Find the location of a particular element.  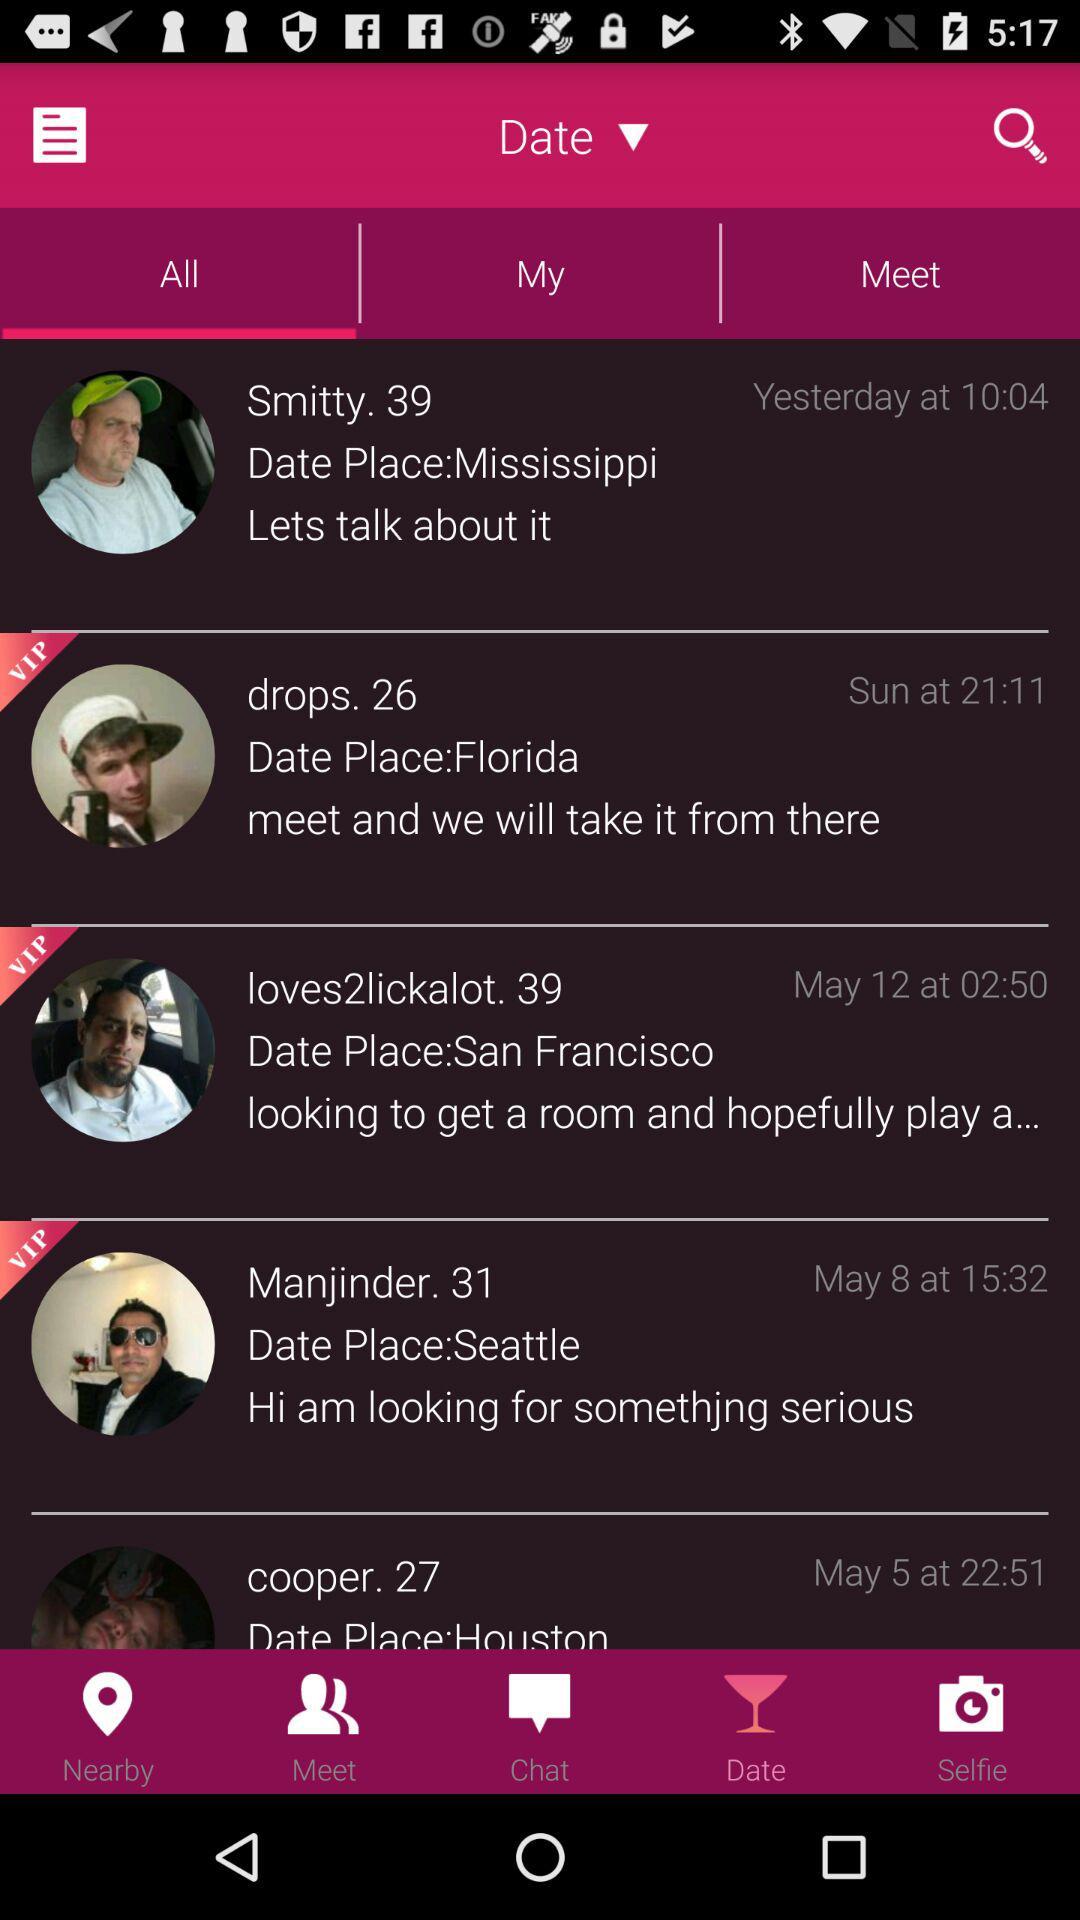

the item to the right of .  icon is located at coordinates (474, 1281).